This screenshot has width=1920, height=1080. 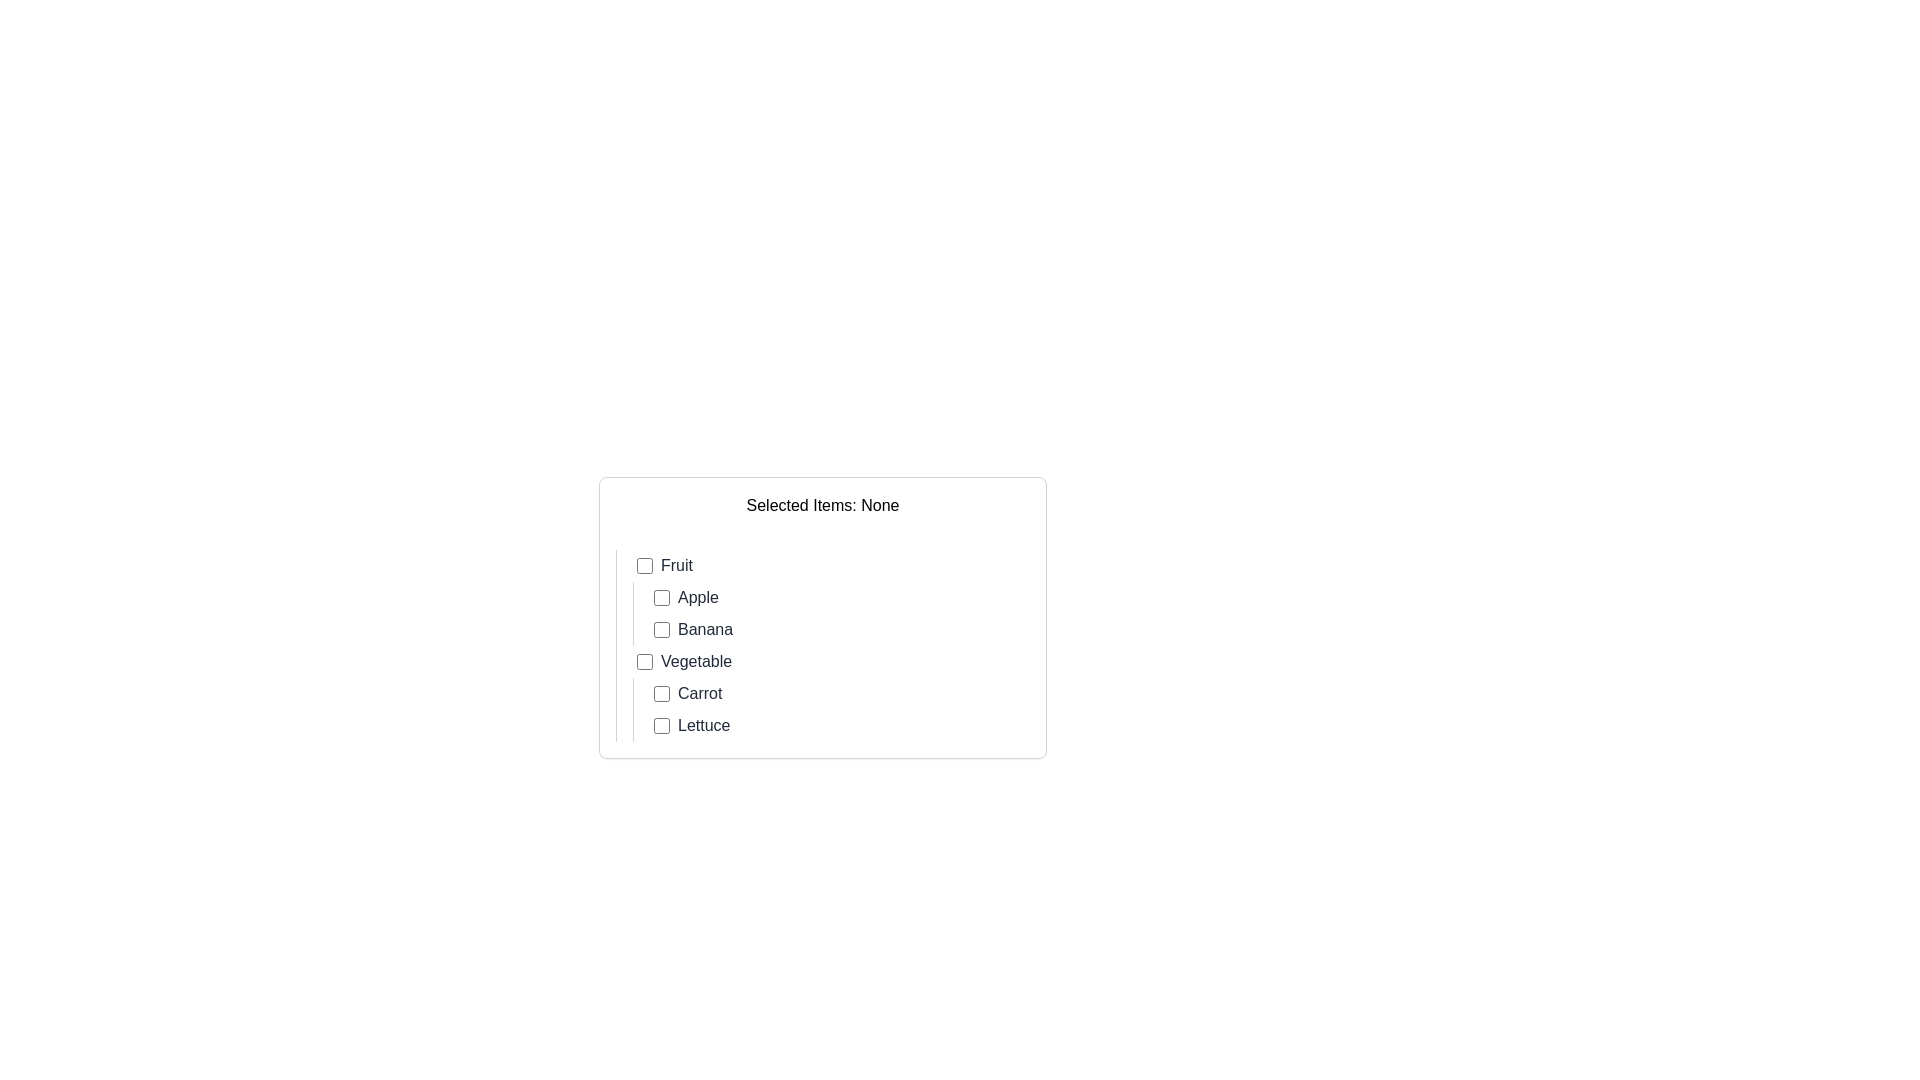 I want to click on the 'Banana' label, which is the second item under the 'Fruit' category, so click(x=705, y=628).